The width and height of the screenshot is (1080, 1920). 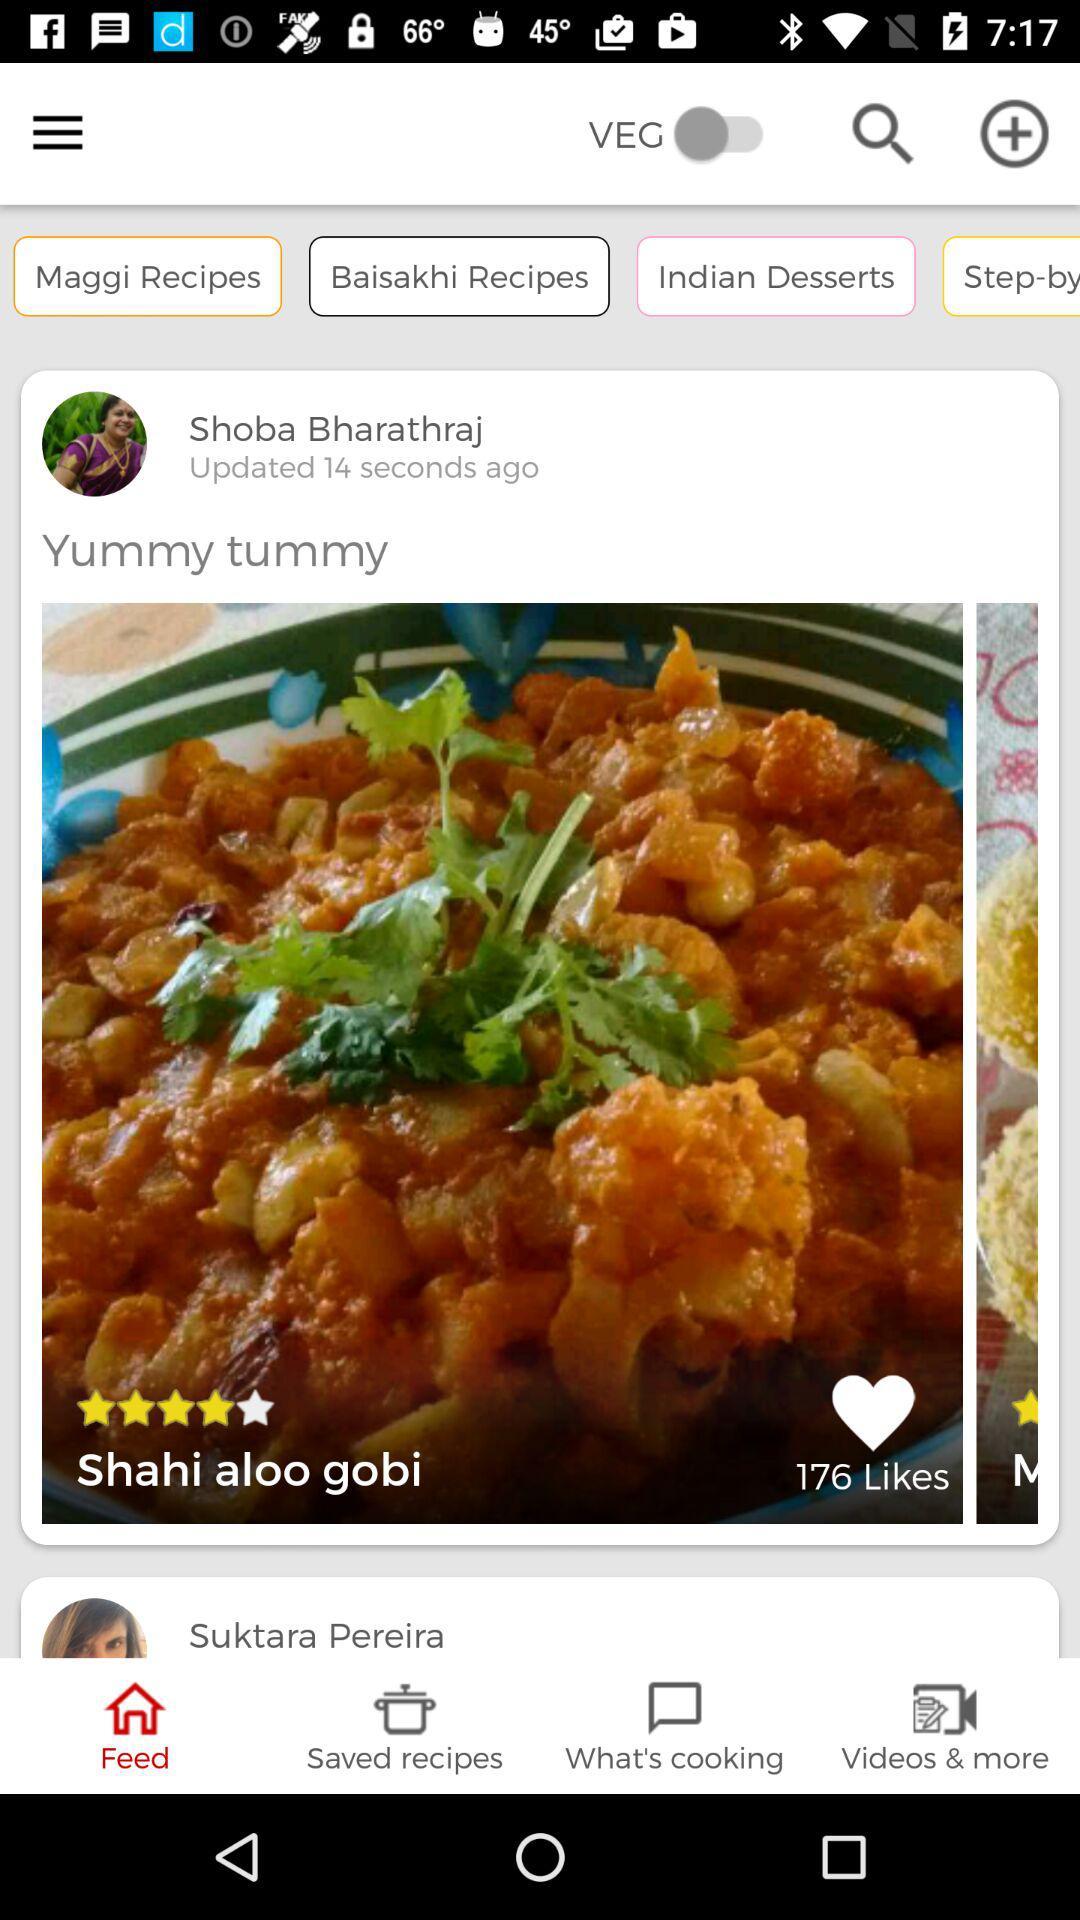 I want to click on the item next to the veg, so click(x=56, y=132).